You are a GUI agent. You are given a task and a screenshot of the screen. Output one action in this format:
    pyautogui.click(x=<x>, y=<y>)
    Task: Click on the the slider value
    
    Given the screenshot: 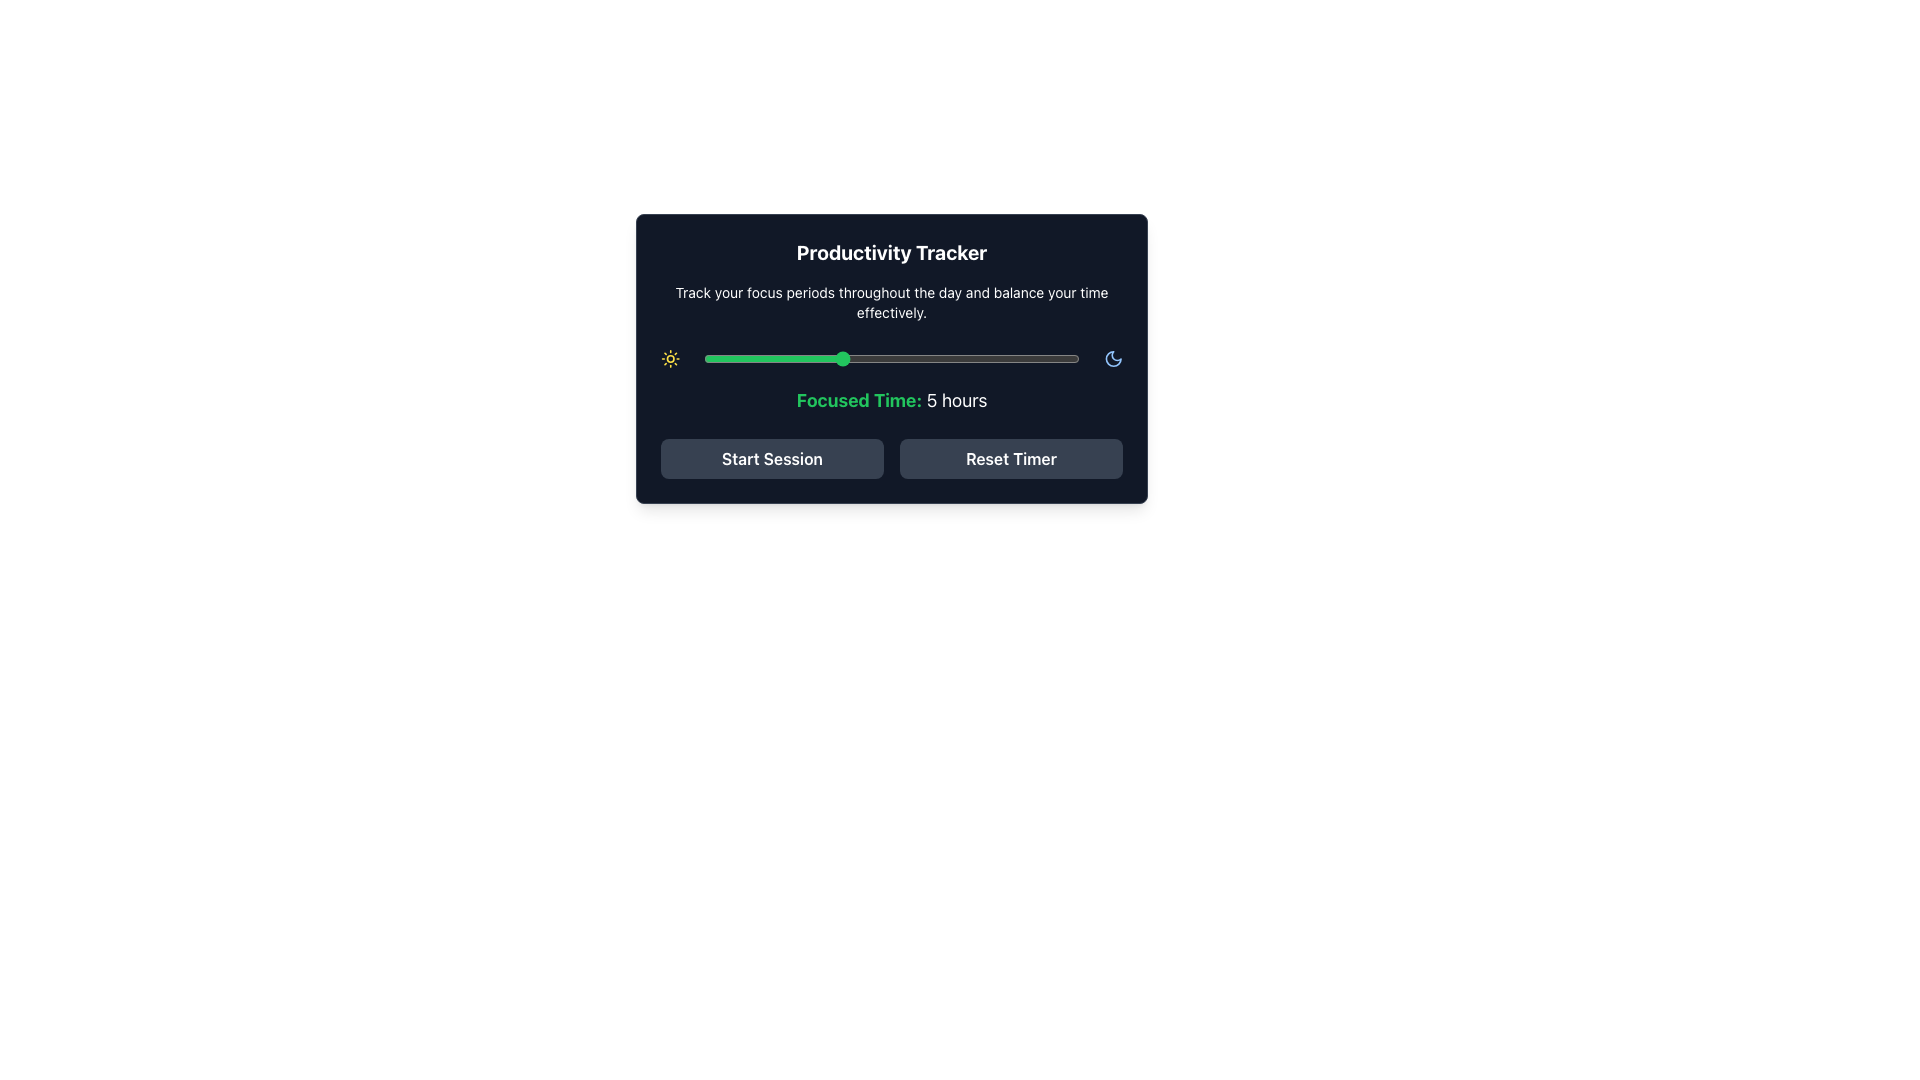 What is the action you would take?
    pyautogui.click(x=1010, y=357)
    